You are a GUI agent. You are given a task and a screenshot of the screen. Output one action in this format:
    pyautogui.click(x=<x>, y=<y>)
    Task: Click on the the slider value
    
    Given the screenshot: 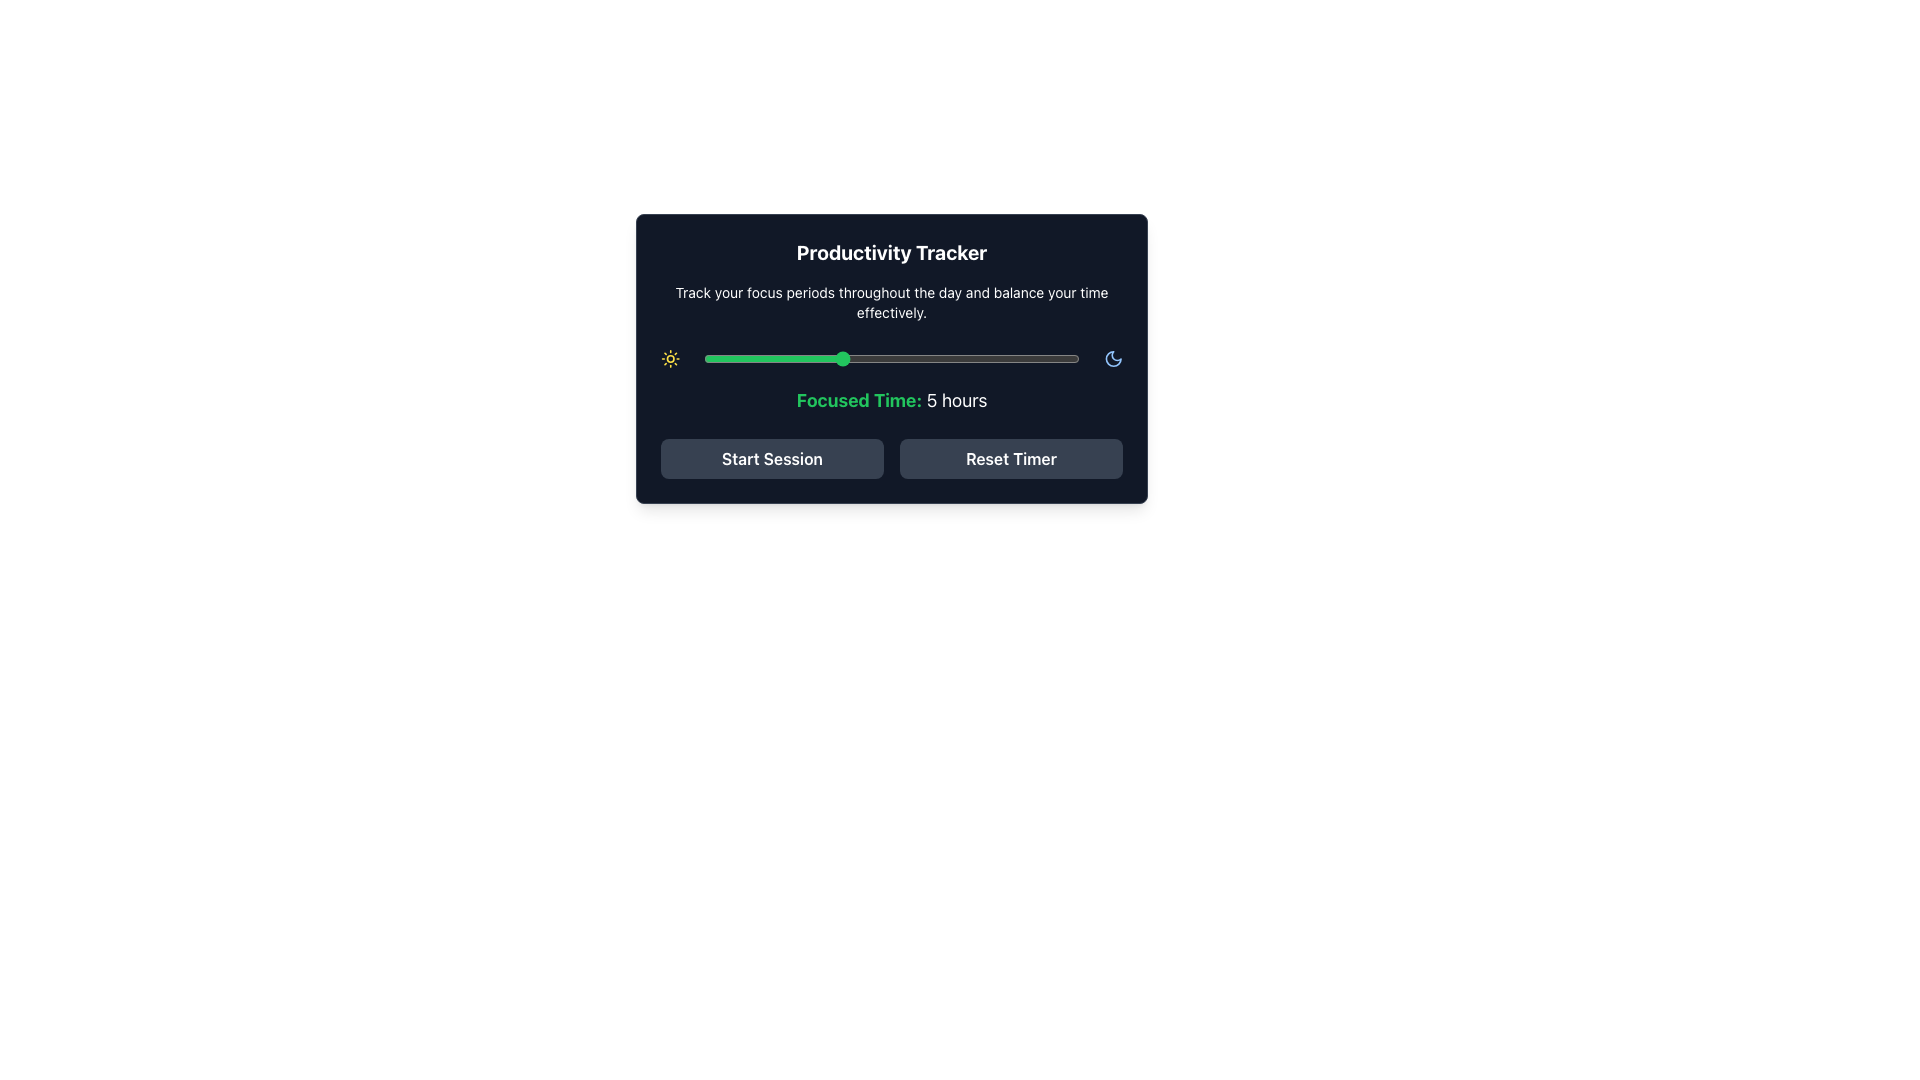 What is the action you would take?
    pyautogui.click(x=1010, y=357)
    